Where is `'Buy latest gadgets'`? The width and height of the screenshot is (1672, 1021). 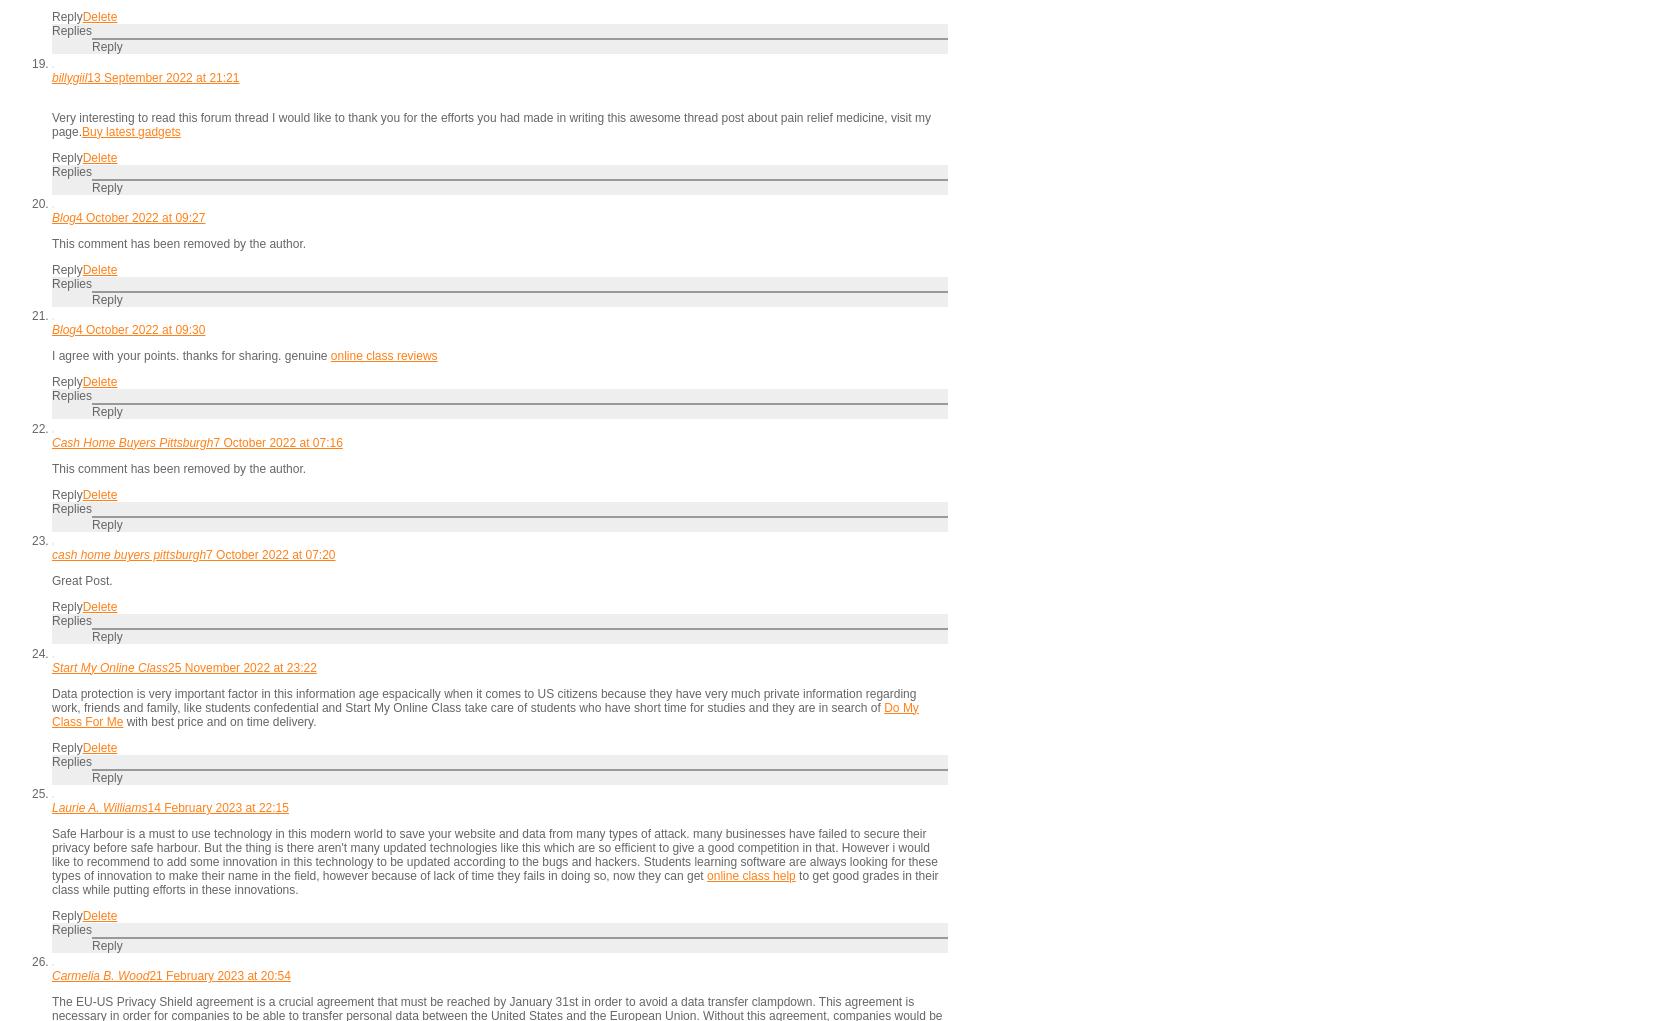
'Buy latest gadgets' is located at coordinates (129, 130).